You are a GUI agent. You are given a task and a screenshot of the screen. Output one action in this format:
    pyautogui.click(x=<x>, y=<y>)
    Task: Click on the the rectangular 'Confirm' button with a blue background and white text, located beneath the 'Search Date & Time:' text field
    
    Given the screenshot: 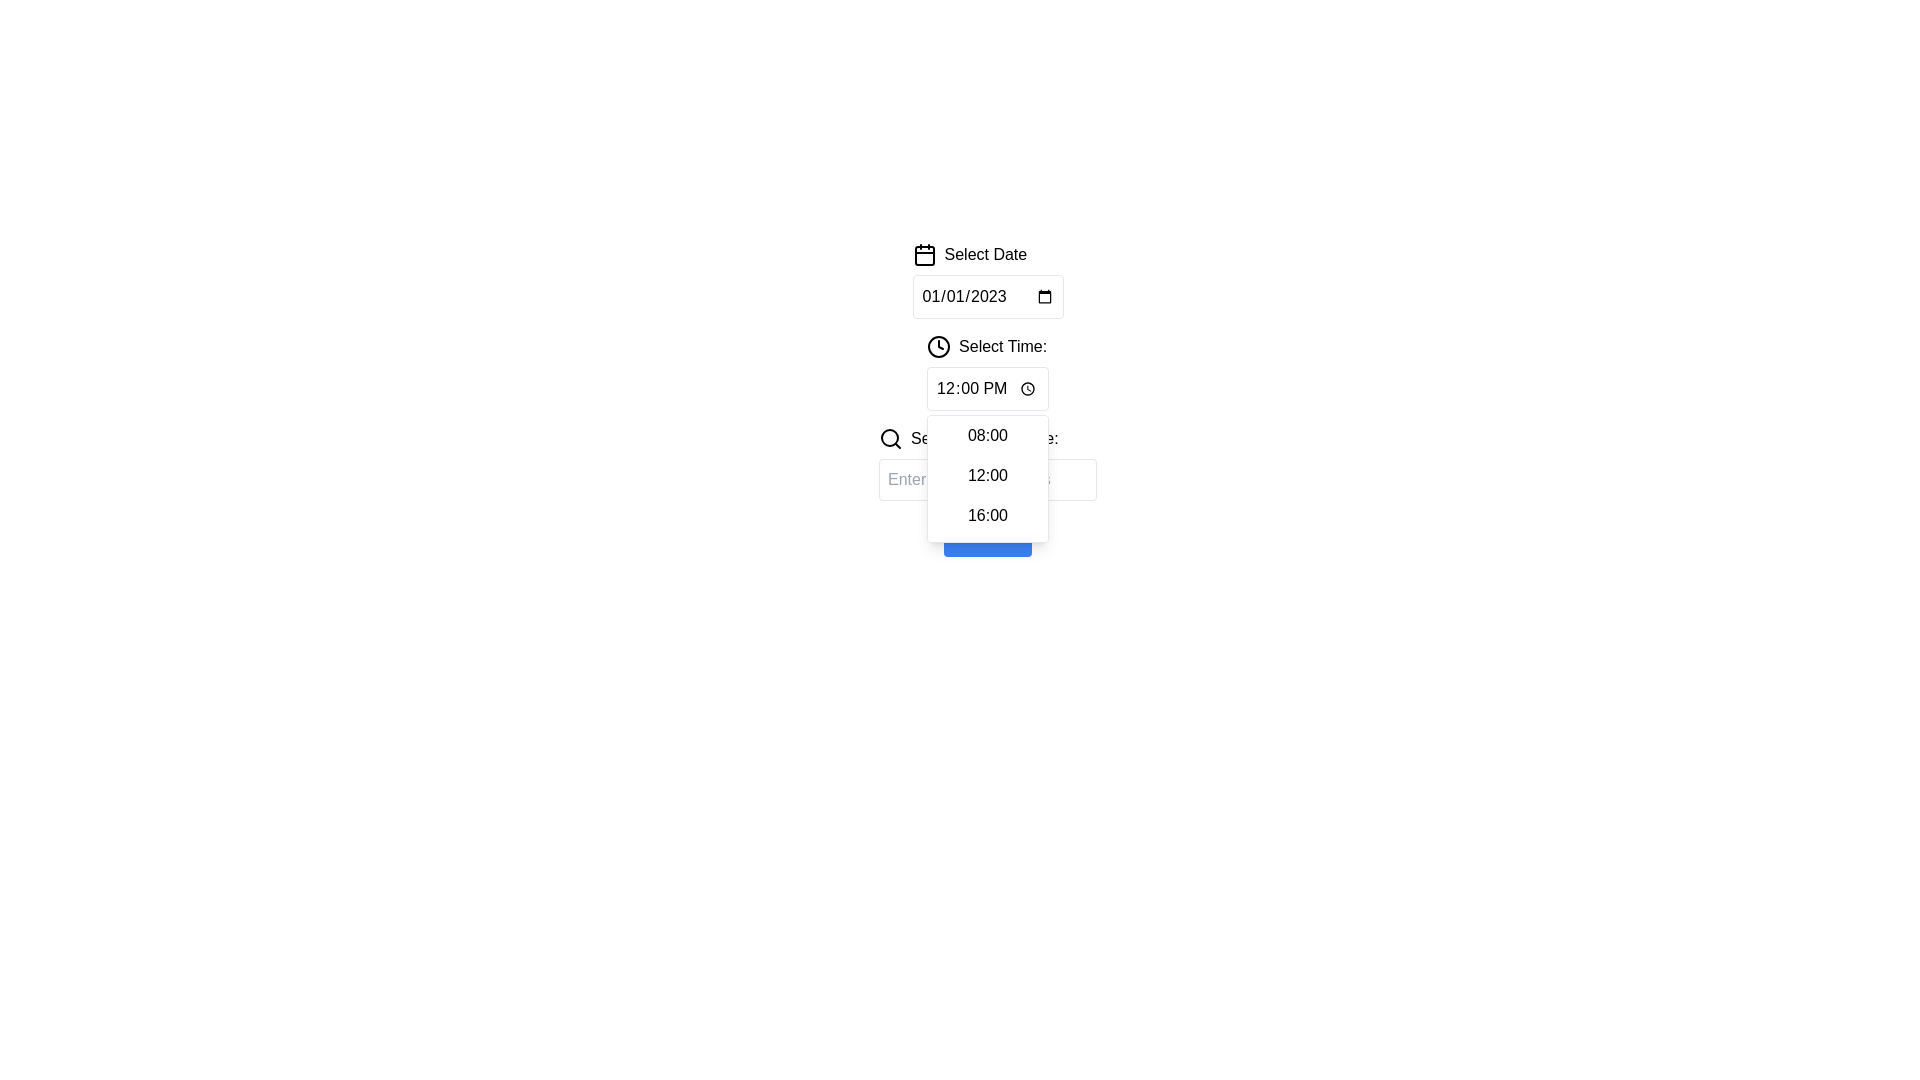 What is the action you would take?
    pyautogui.click(x=988, y=535)
    